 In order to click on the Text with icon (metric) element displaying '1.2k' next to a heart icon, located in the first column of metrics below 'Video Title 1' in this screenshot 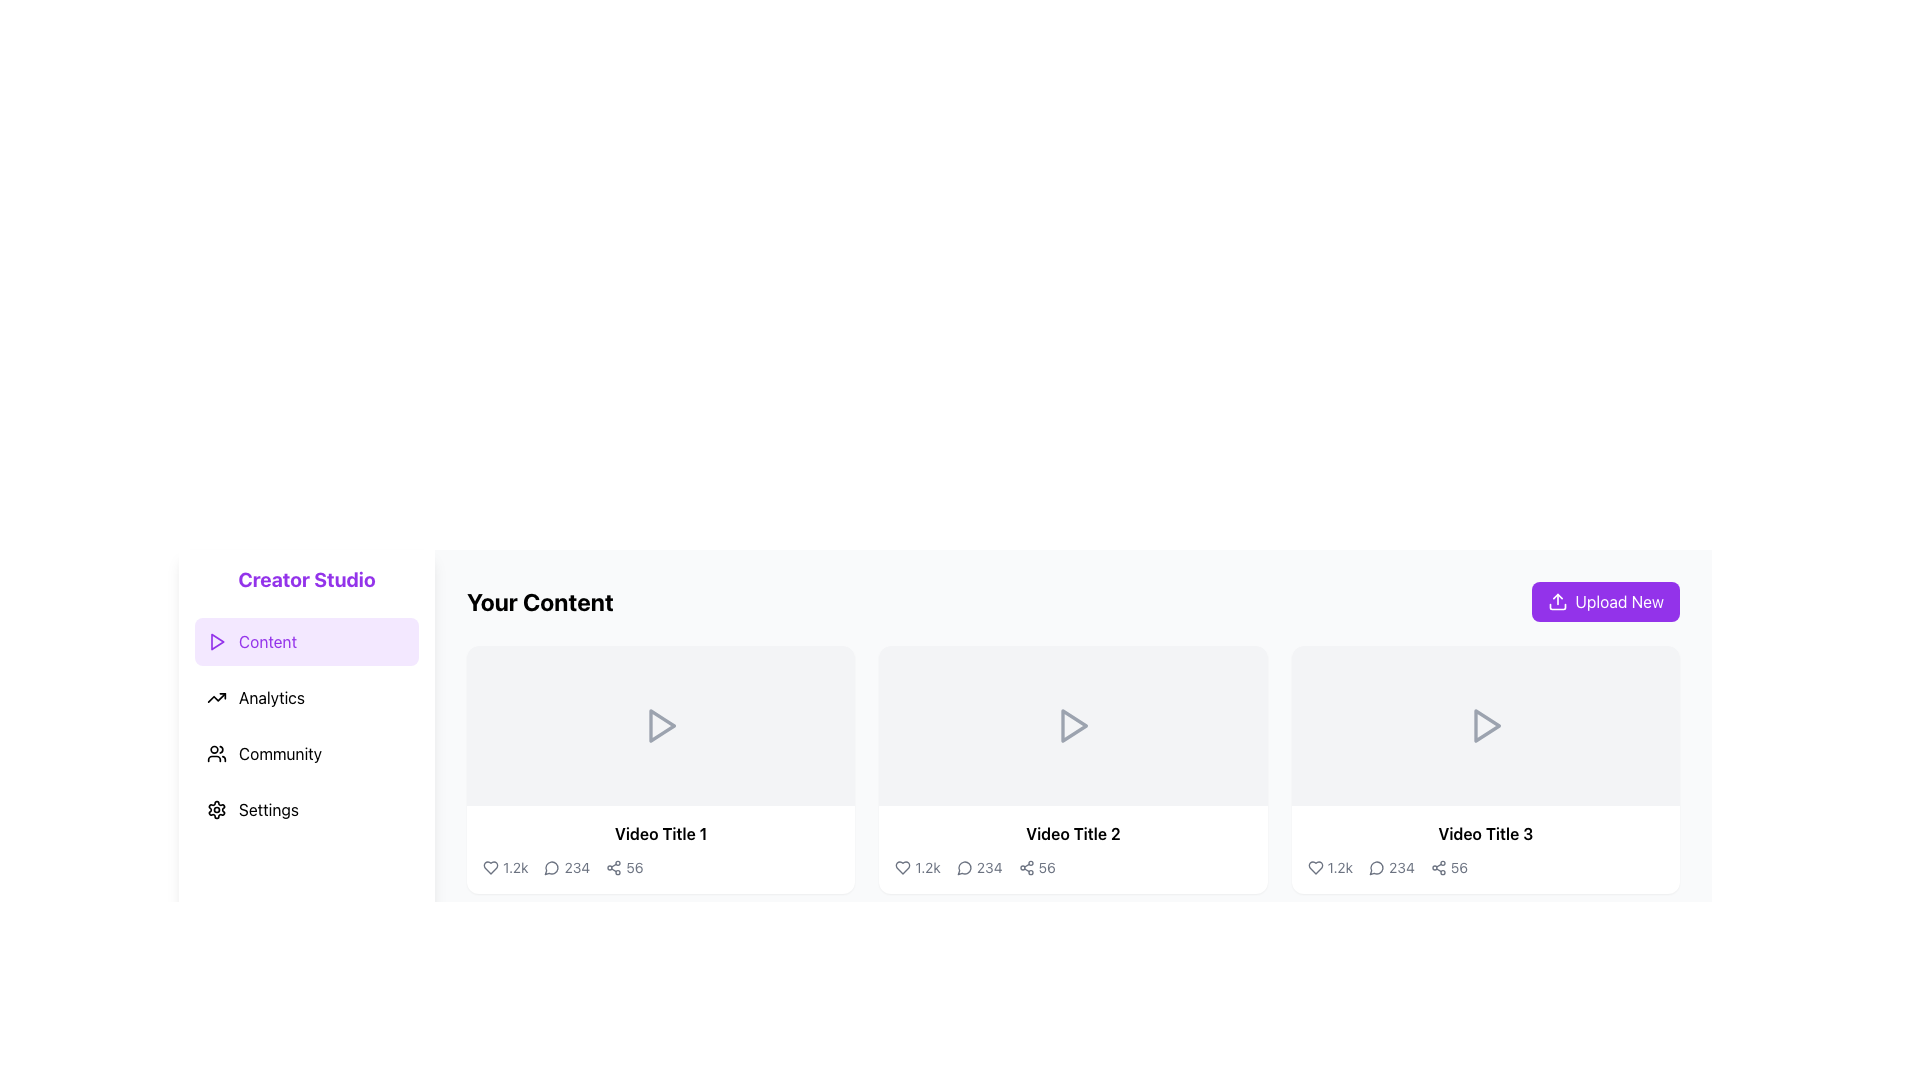, I will do `click(505, 866)`.